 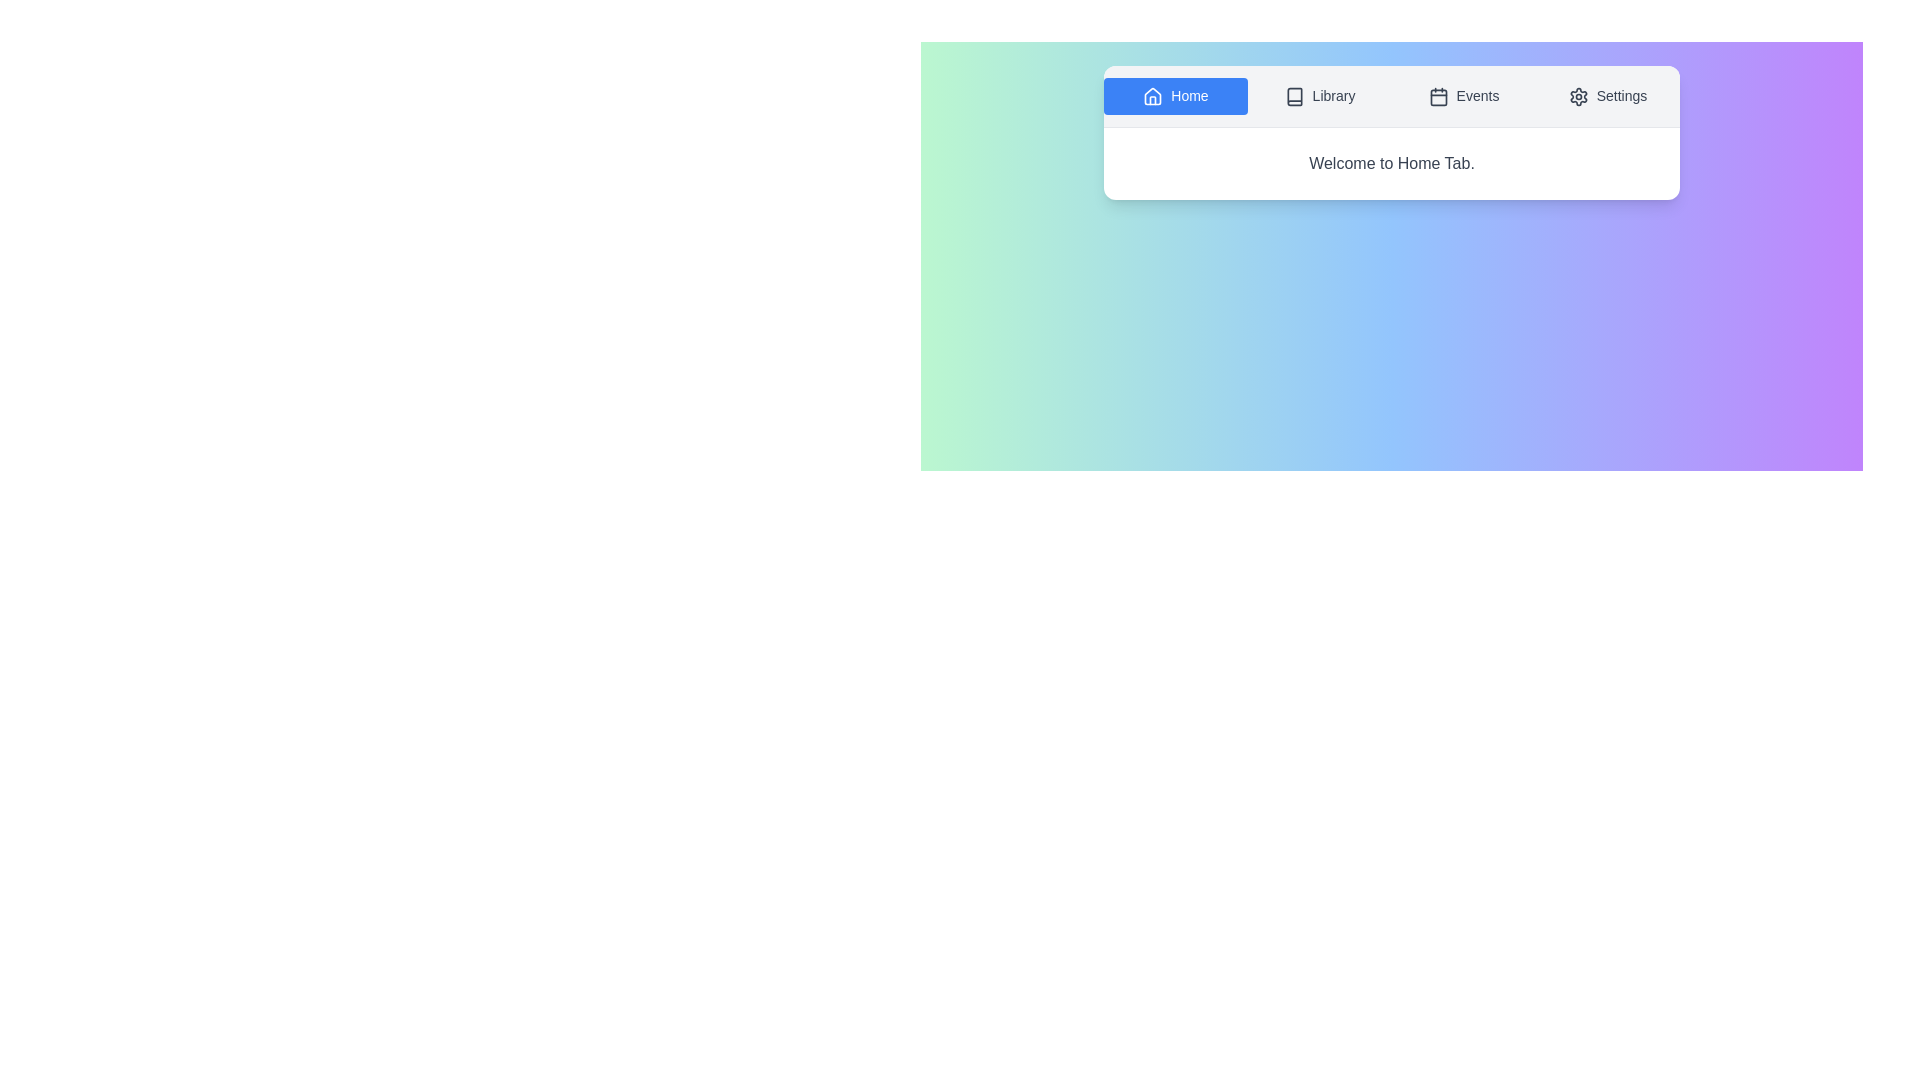 What do you see at coordinates (1478, 96) in the screenshot?
I see `the 'Events' label in the navigation menu, which is the fourth item in the horizontal navigation bar, located between the calendar icon and the 'Settings' button` at bounding box center [1478, 96].